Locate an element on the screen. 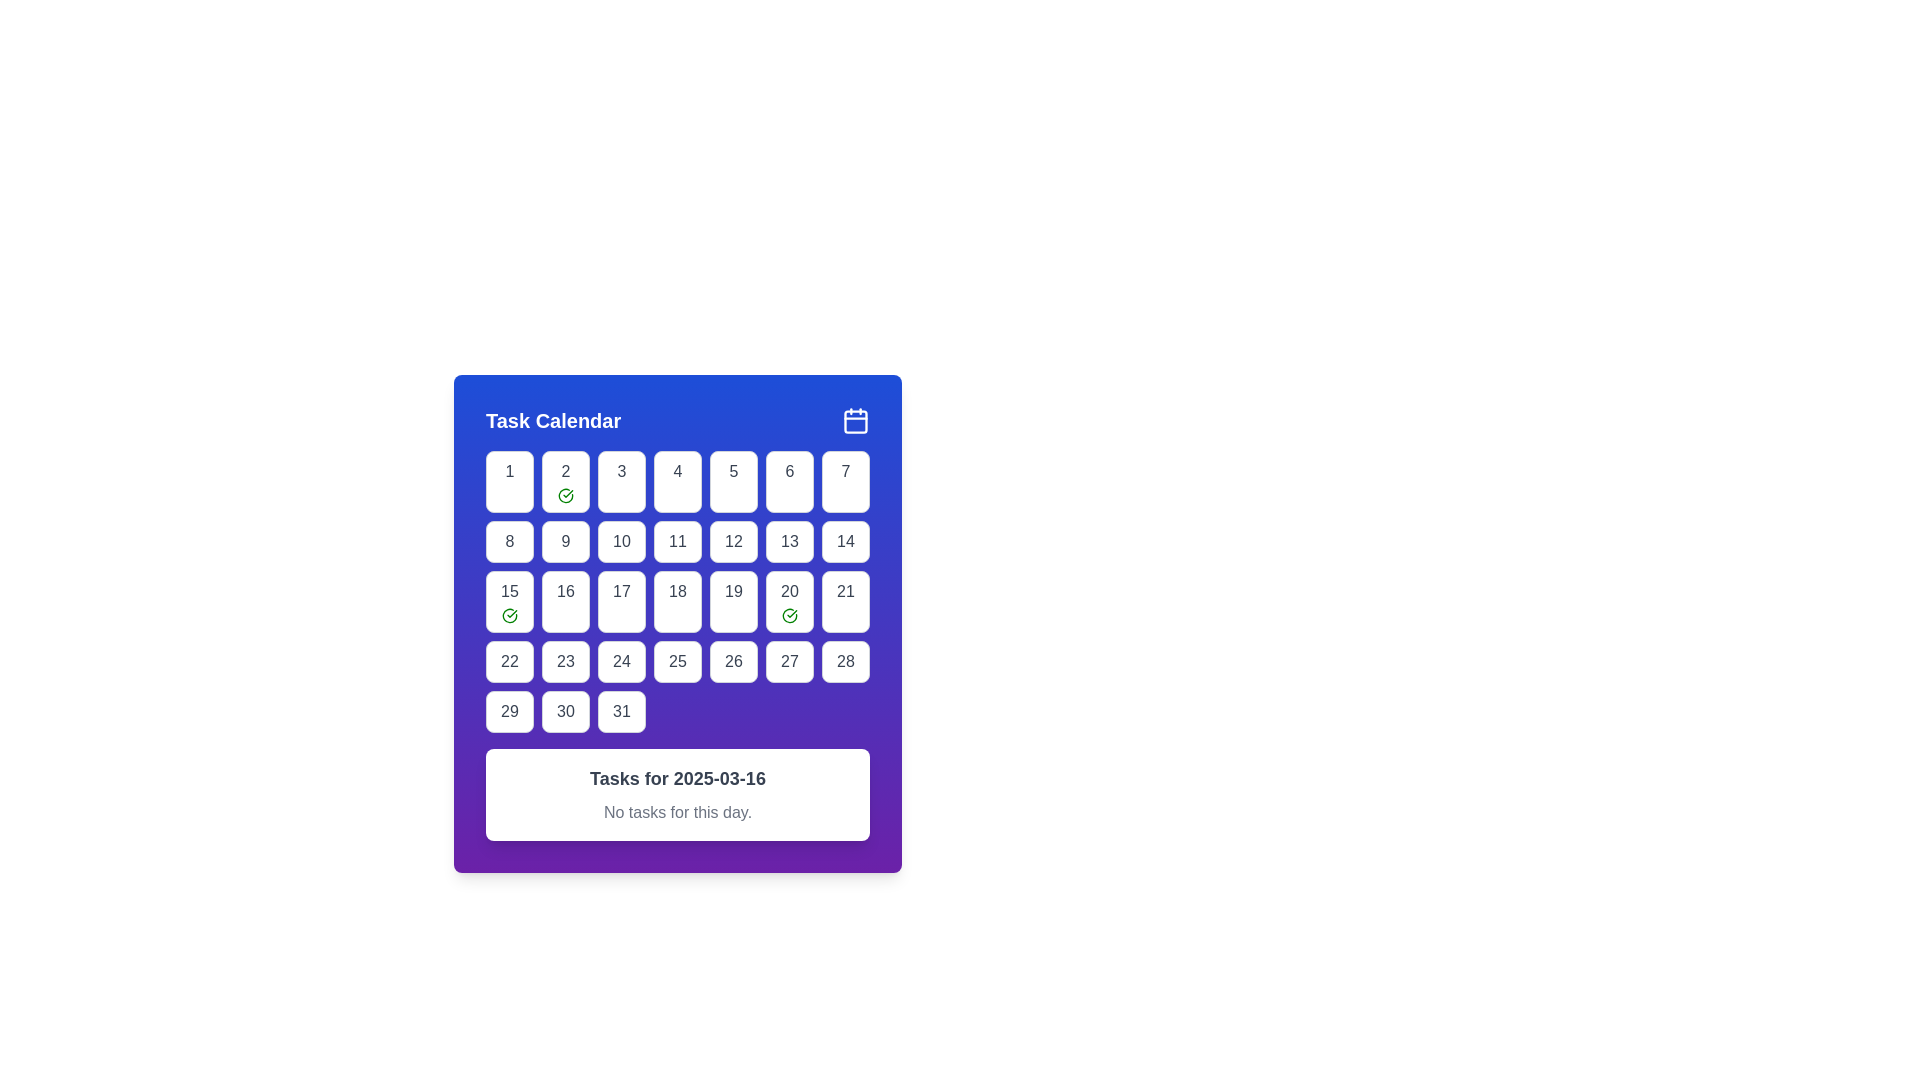 The image size is (1920, 1080). the completed task icon located below the numerical text '15' in the calendar interface is located at coordinates (509, 615).